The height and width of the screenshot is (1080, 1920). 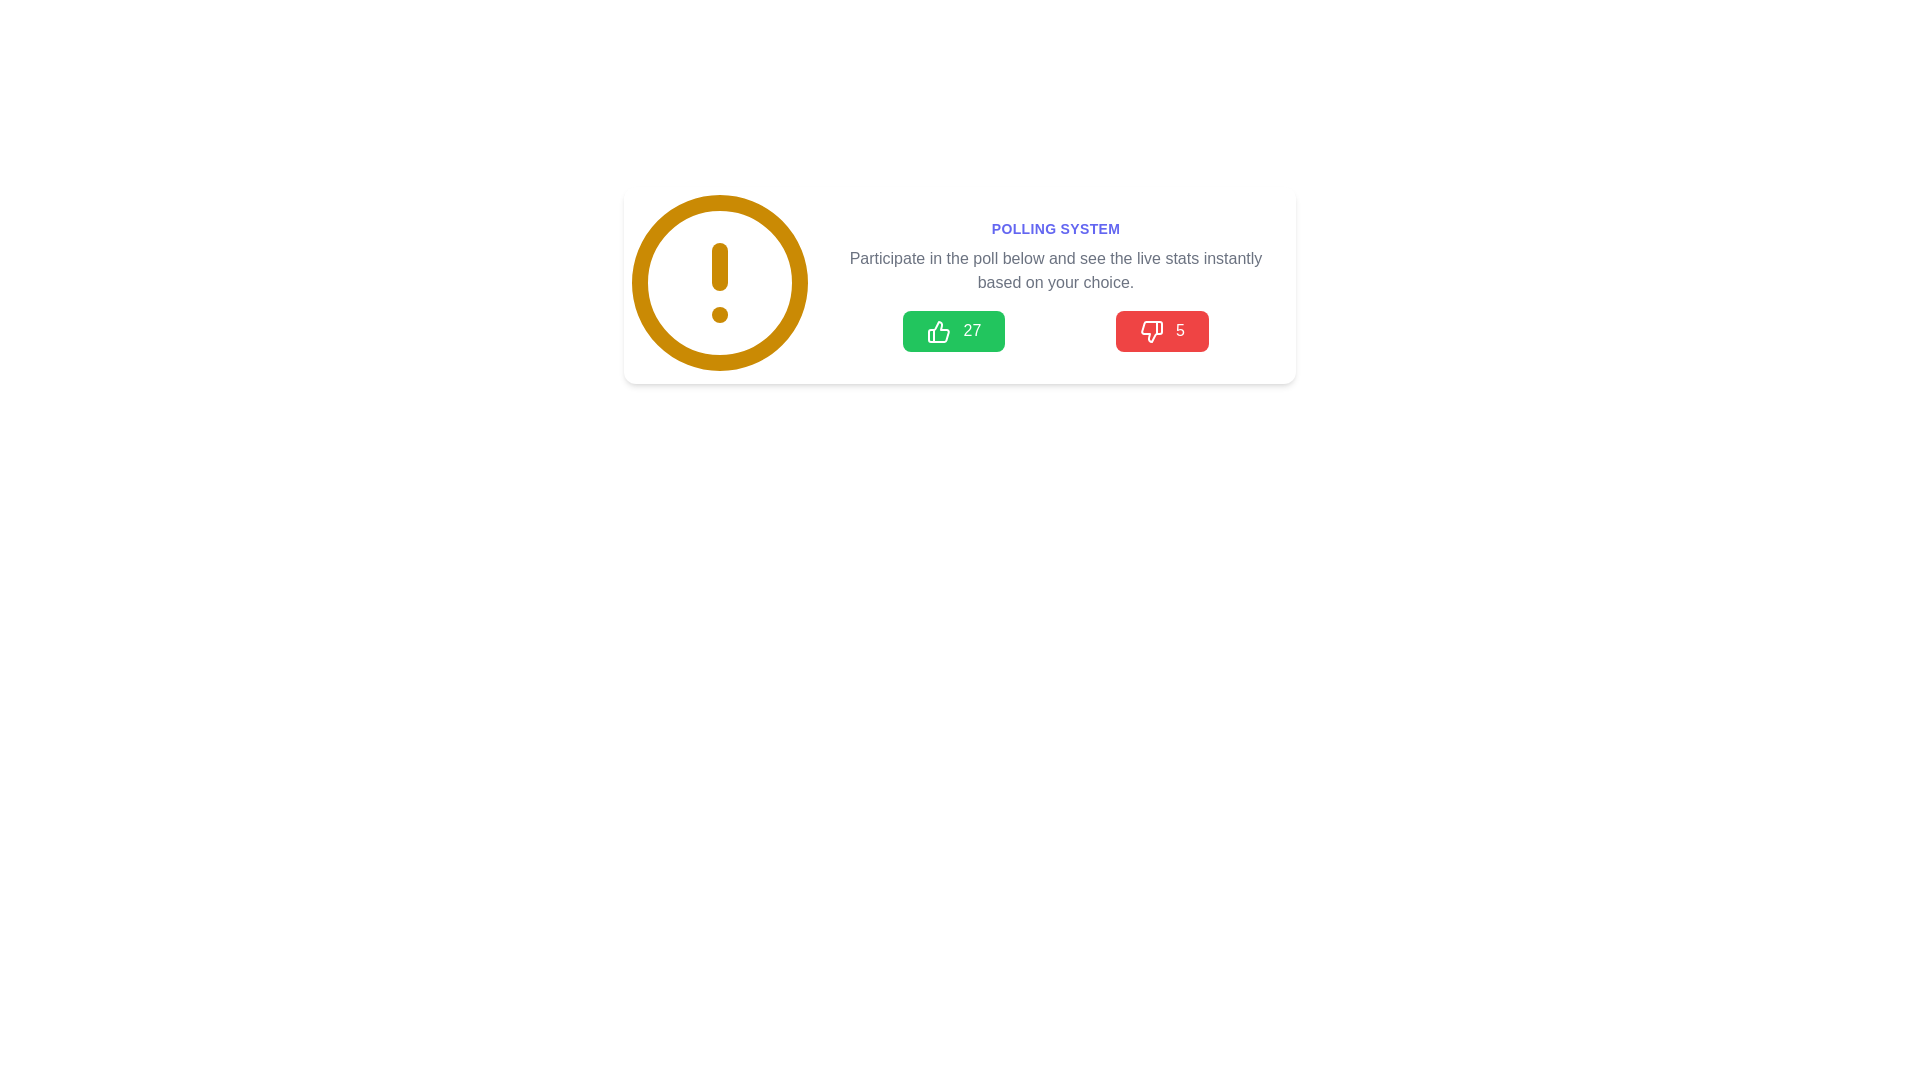 What do you see at coordinates (953, 330) in the screenshot?
I see `the leftmost green button displaying the number '27' with a thumbs-up icon to increment the count` at bounding box center [953, 330].